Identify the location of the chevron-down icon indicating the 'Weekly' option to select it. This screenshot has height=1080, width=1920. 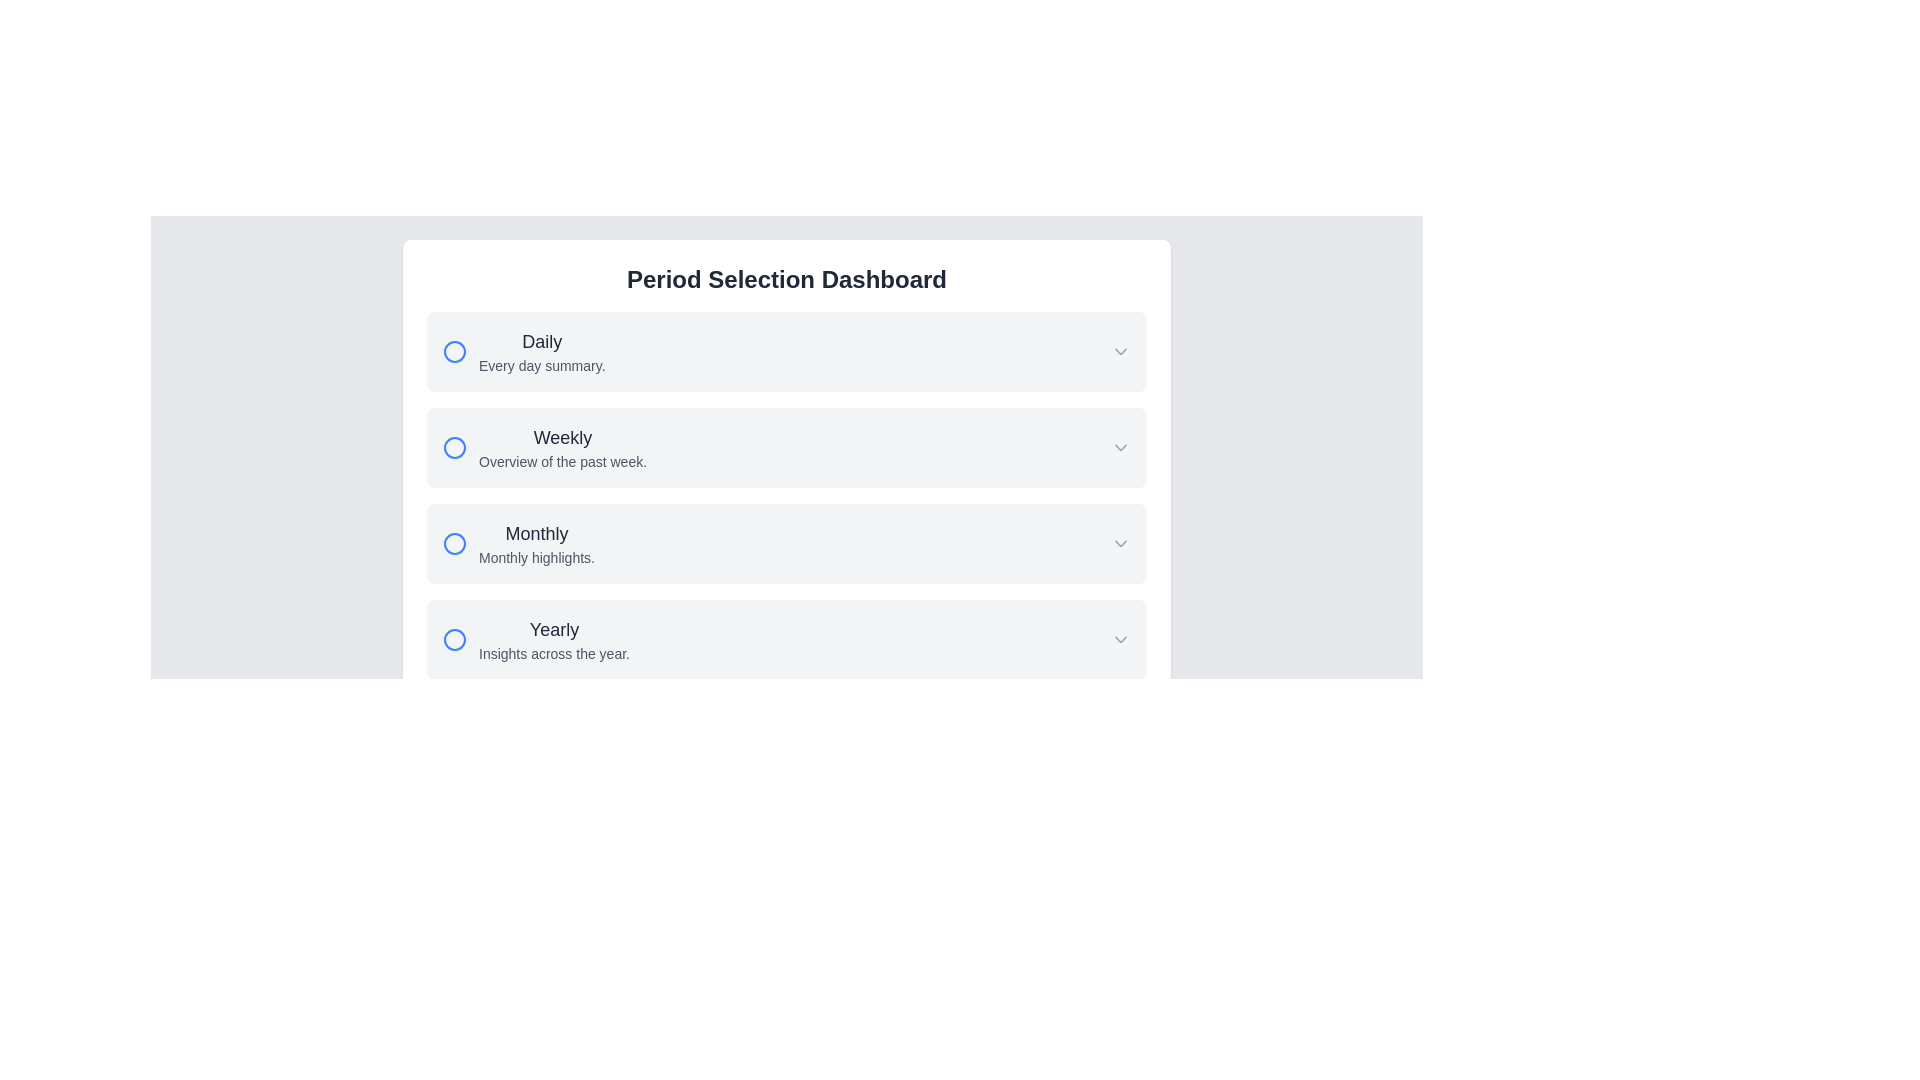
(1121, 446).